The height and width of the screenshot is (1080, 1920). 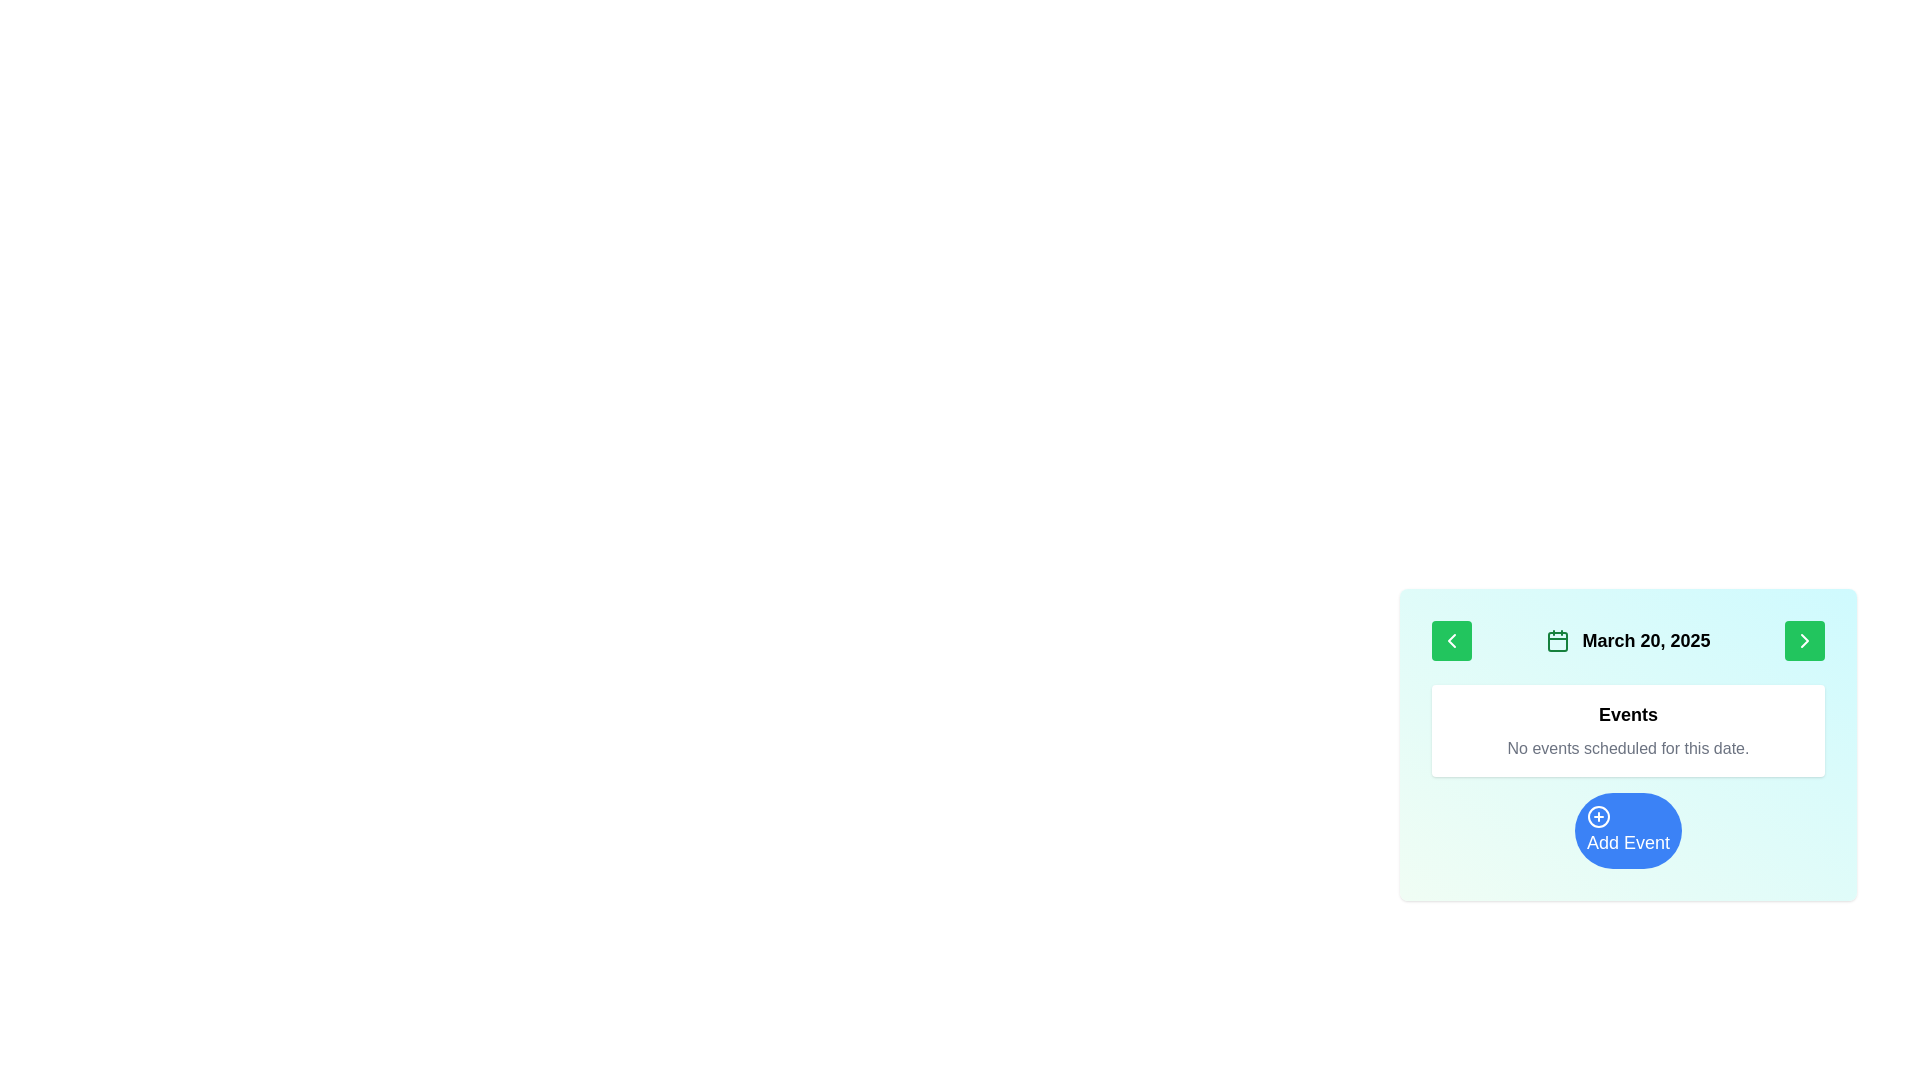 What do you see at coordinates (1628, 748) in the screenshot?
I see `the static text element that informs the user about the absence of scheduled events for the selected date, located within the 'Events' box, below the heading 'Events' and above the 'Add Event' button` at bounding box center [1628, 748].